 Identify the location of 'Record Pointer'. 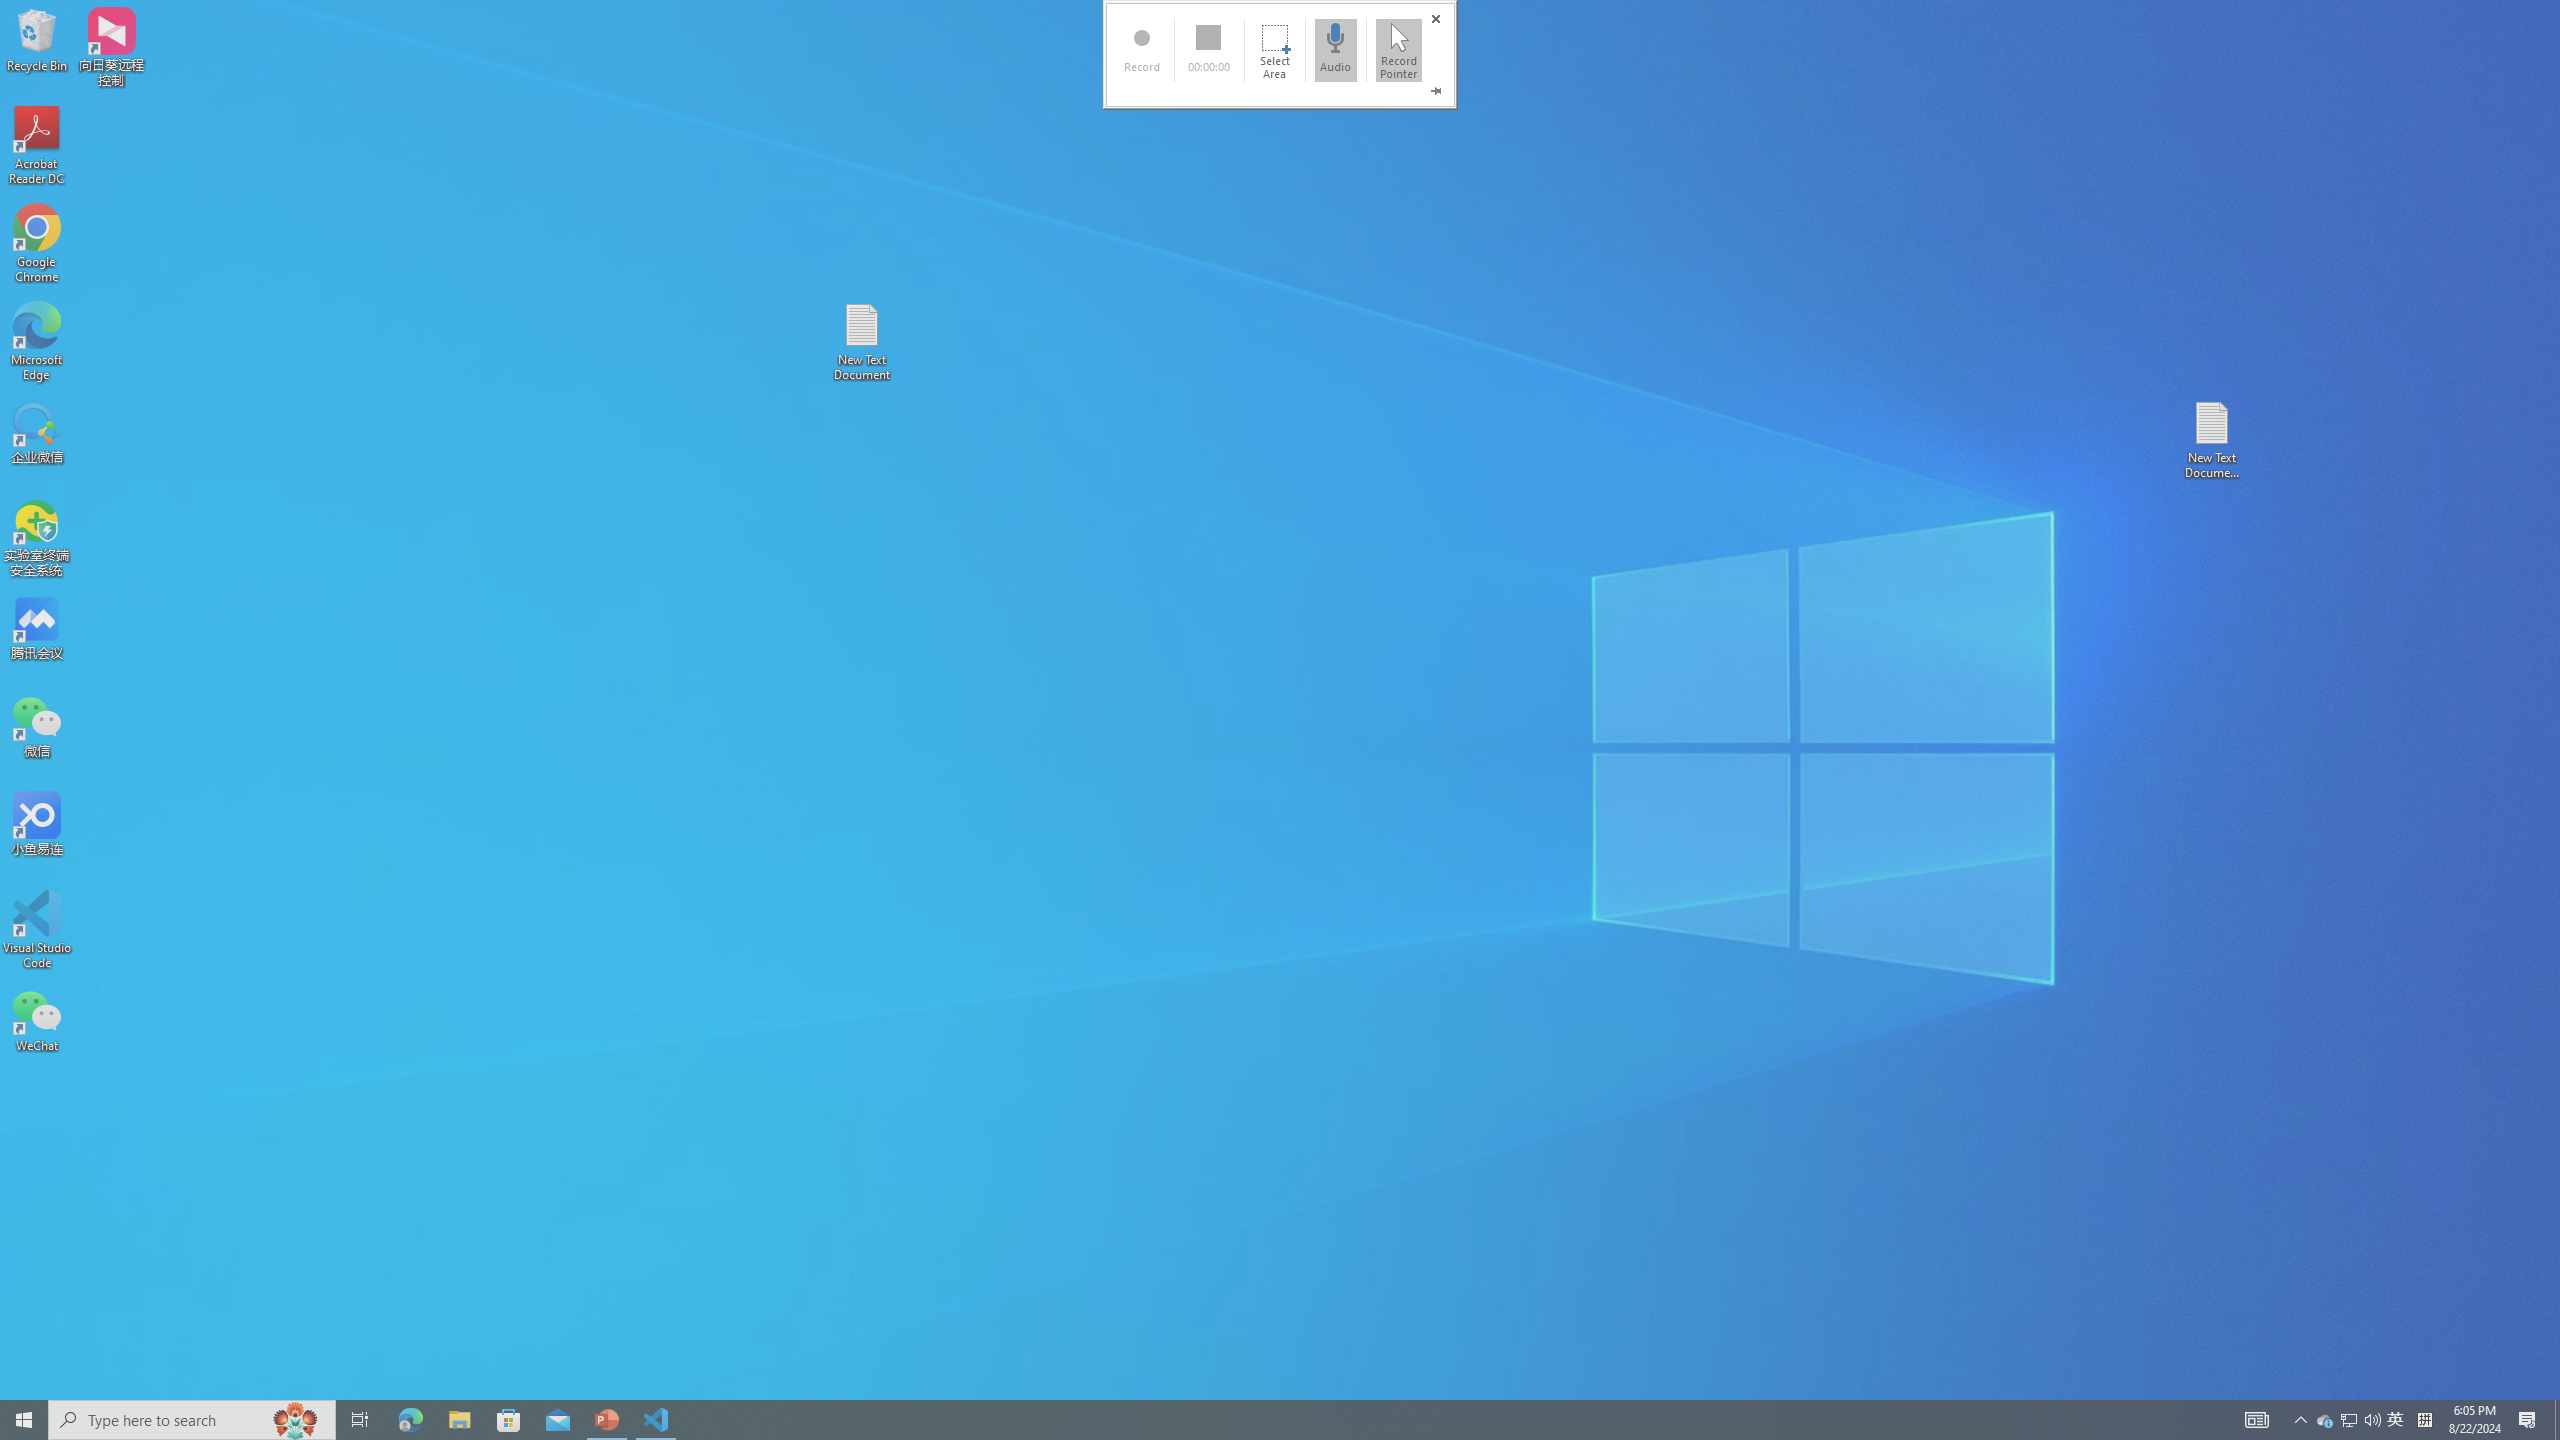
(1398, 49).